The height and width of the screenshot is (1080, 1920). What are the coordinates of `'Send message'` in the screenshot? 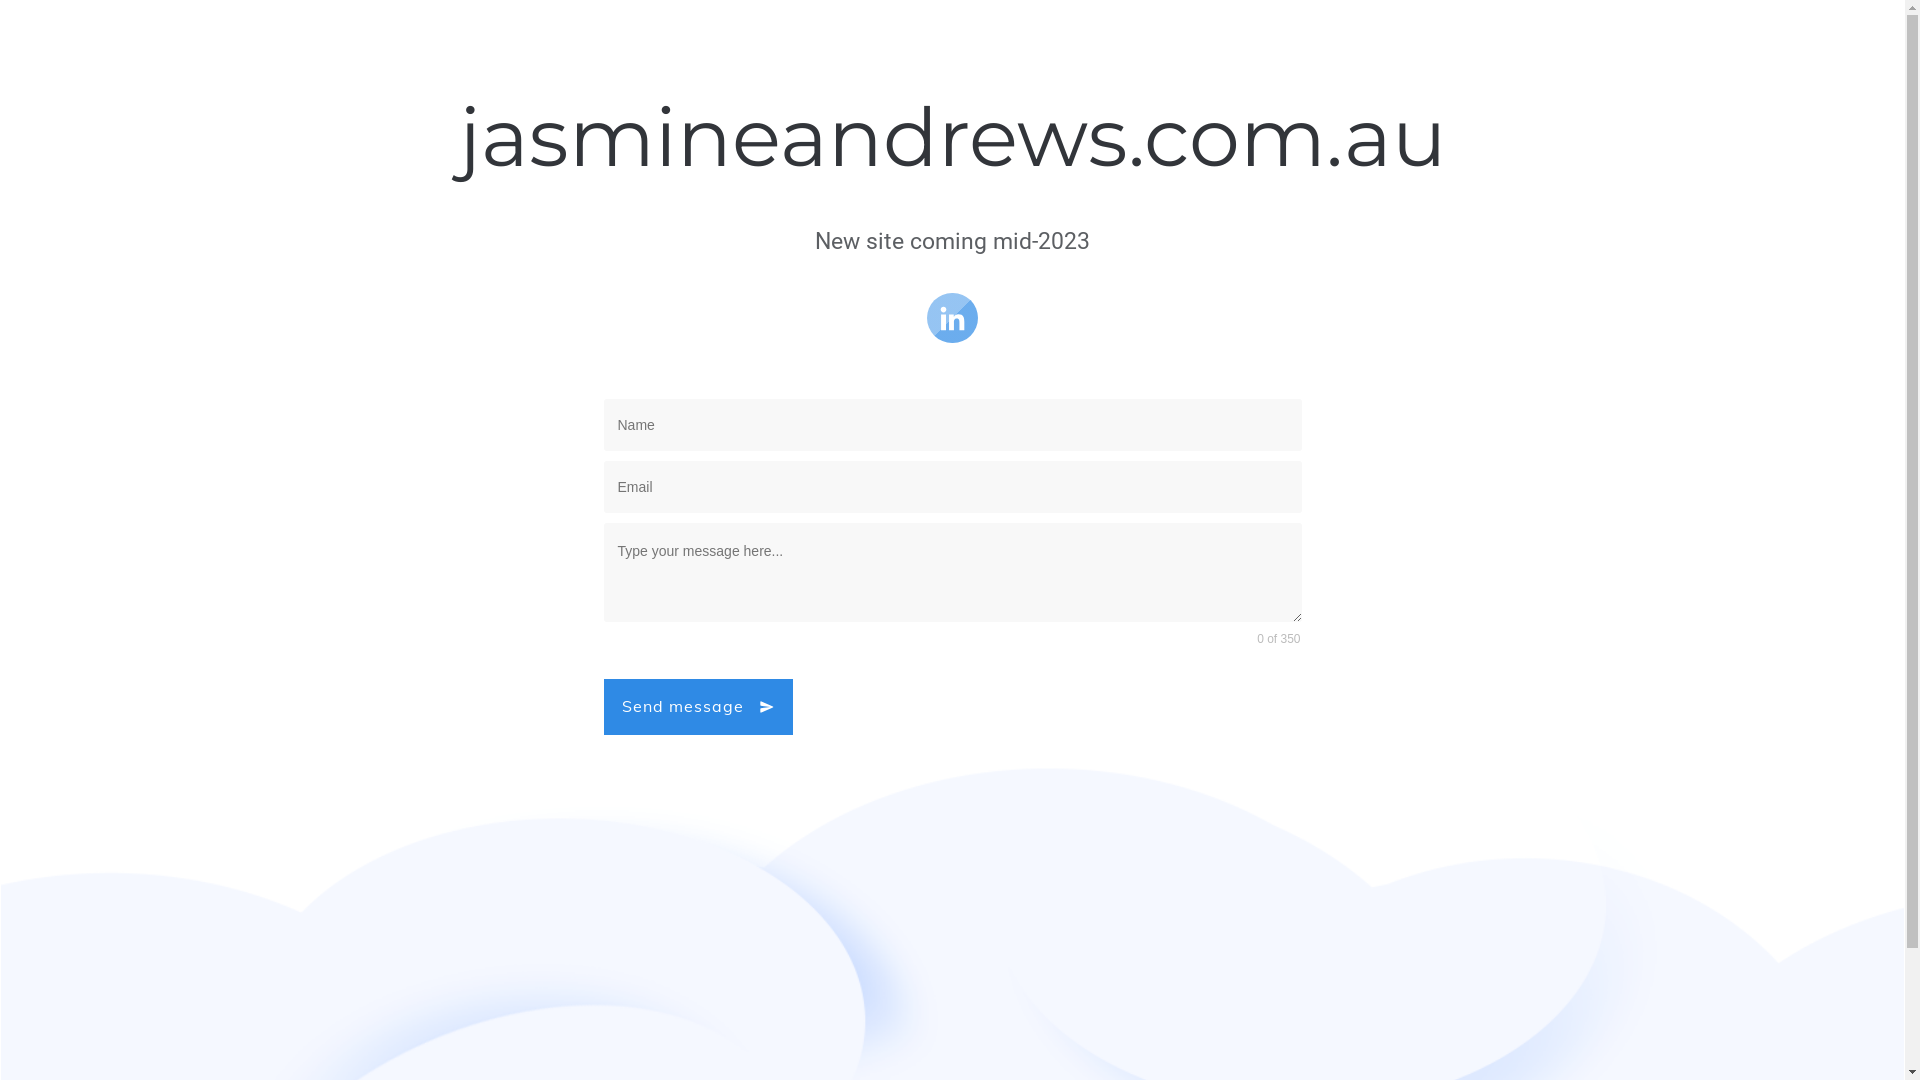 It's located at (698, 705).